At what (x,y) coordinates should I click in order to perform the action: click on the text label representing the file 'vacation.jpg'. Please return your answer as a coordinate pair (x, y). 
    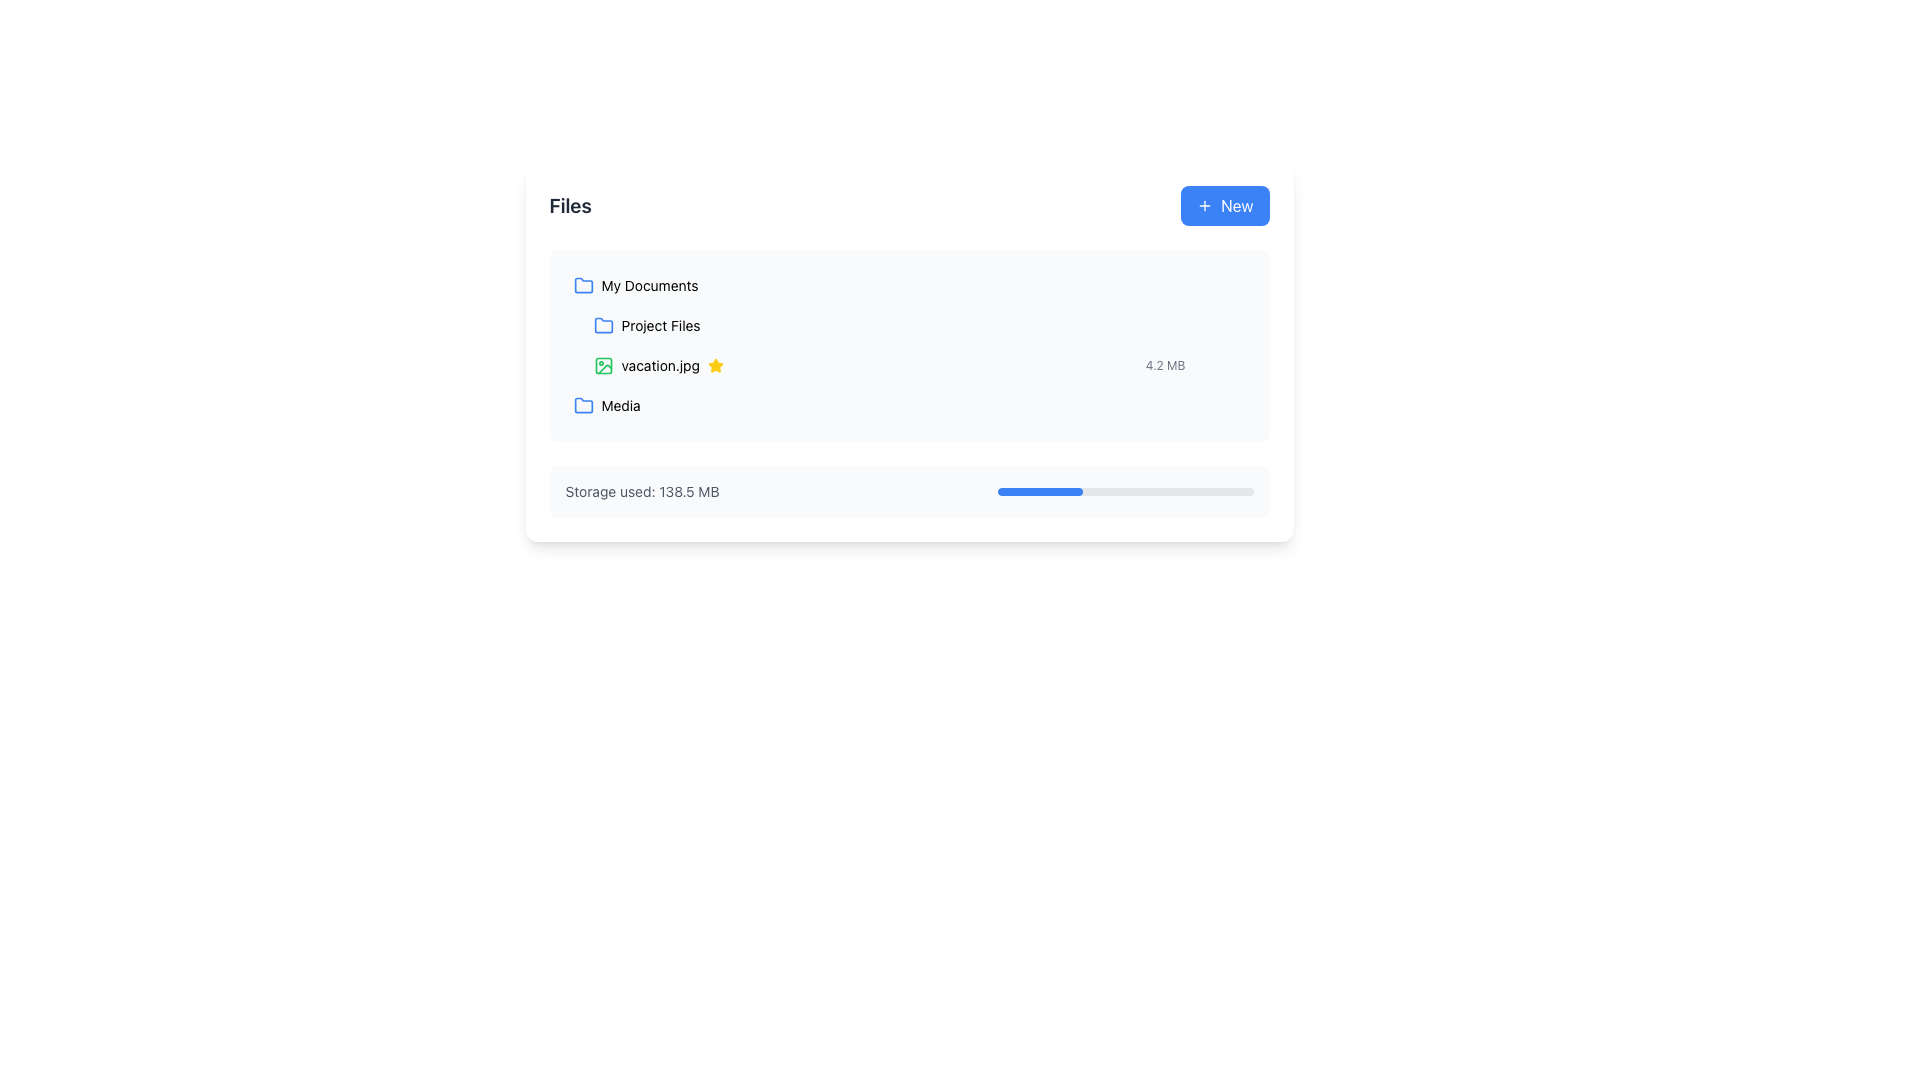
    Looking at the image, I should click on (660, 366).